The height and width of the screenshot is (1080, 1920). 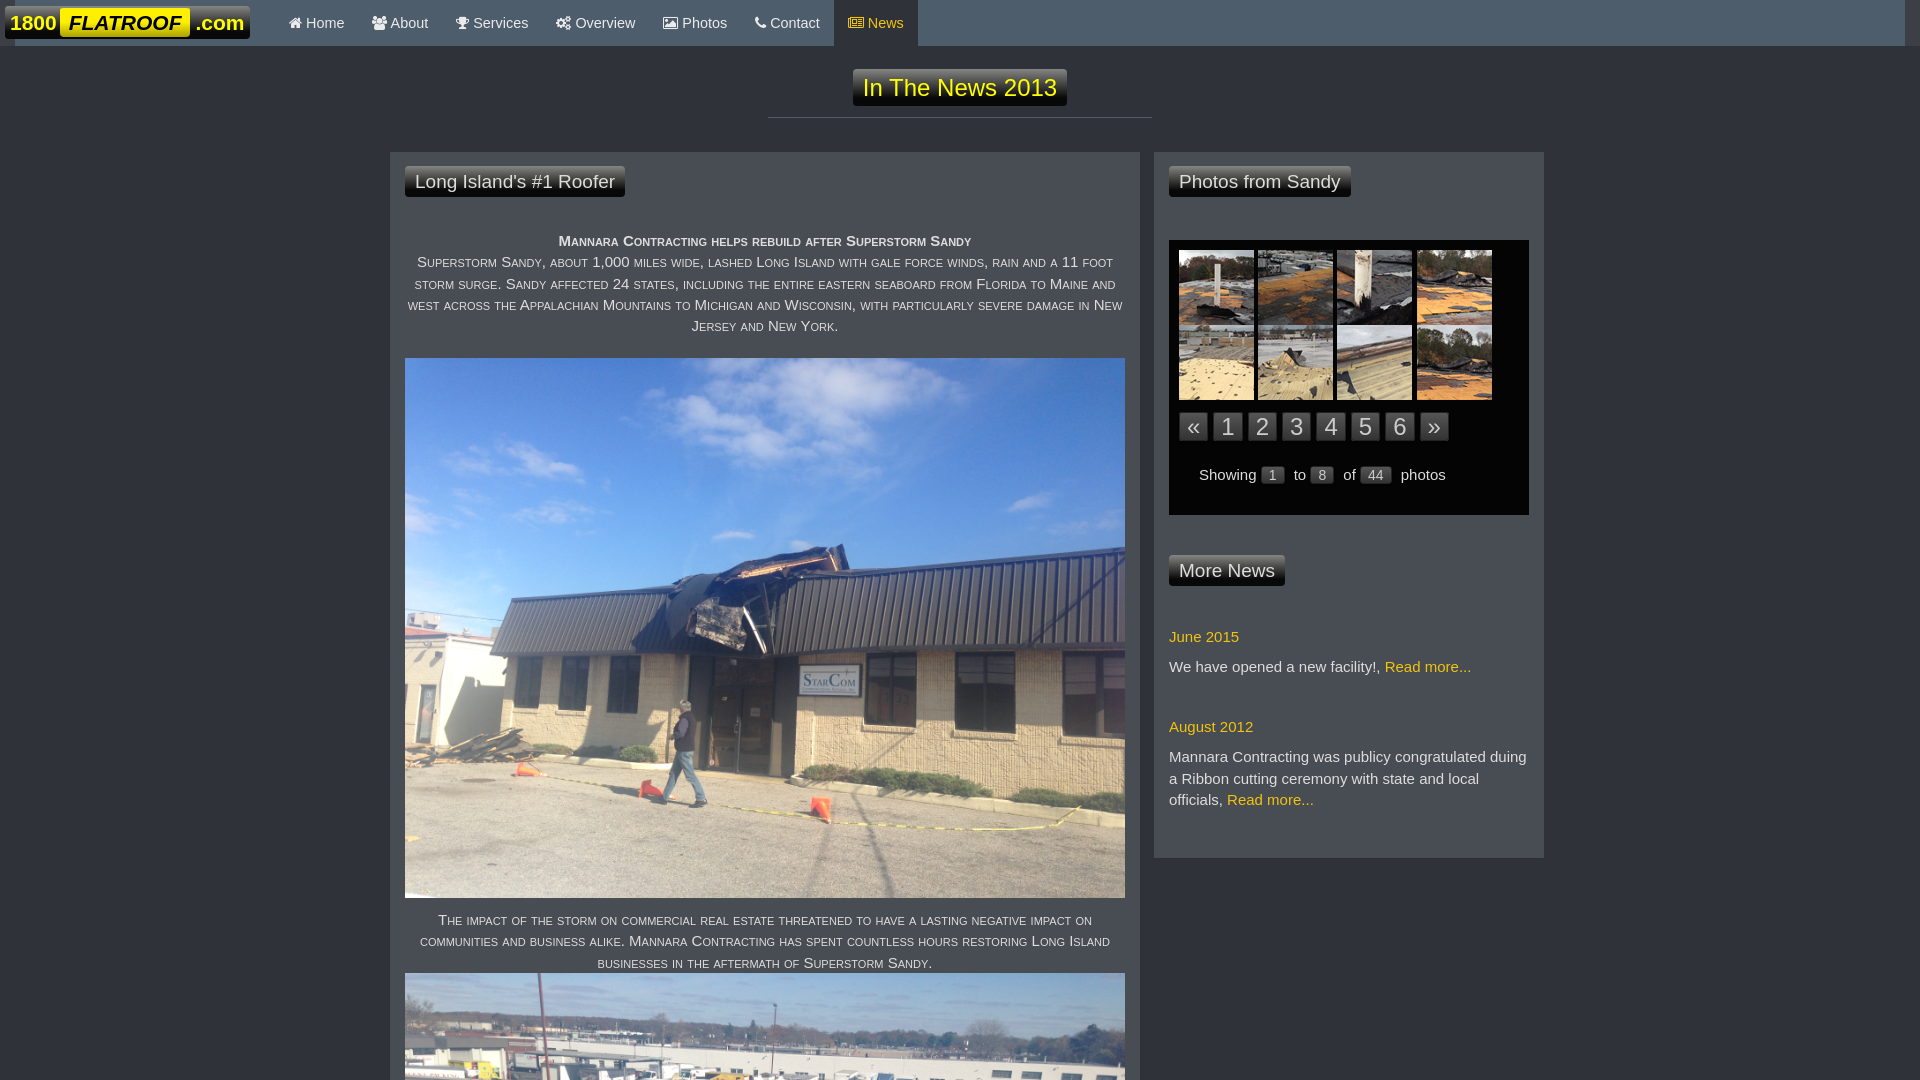 I want to click on '1800Flatroof.com on the  job', so click(x=1297, y=285).